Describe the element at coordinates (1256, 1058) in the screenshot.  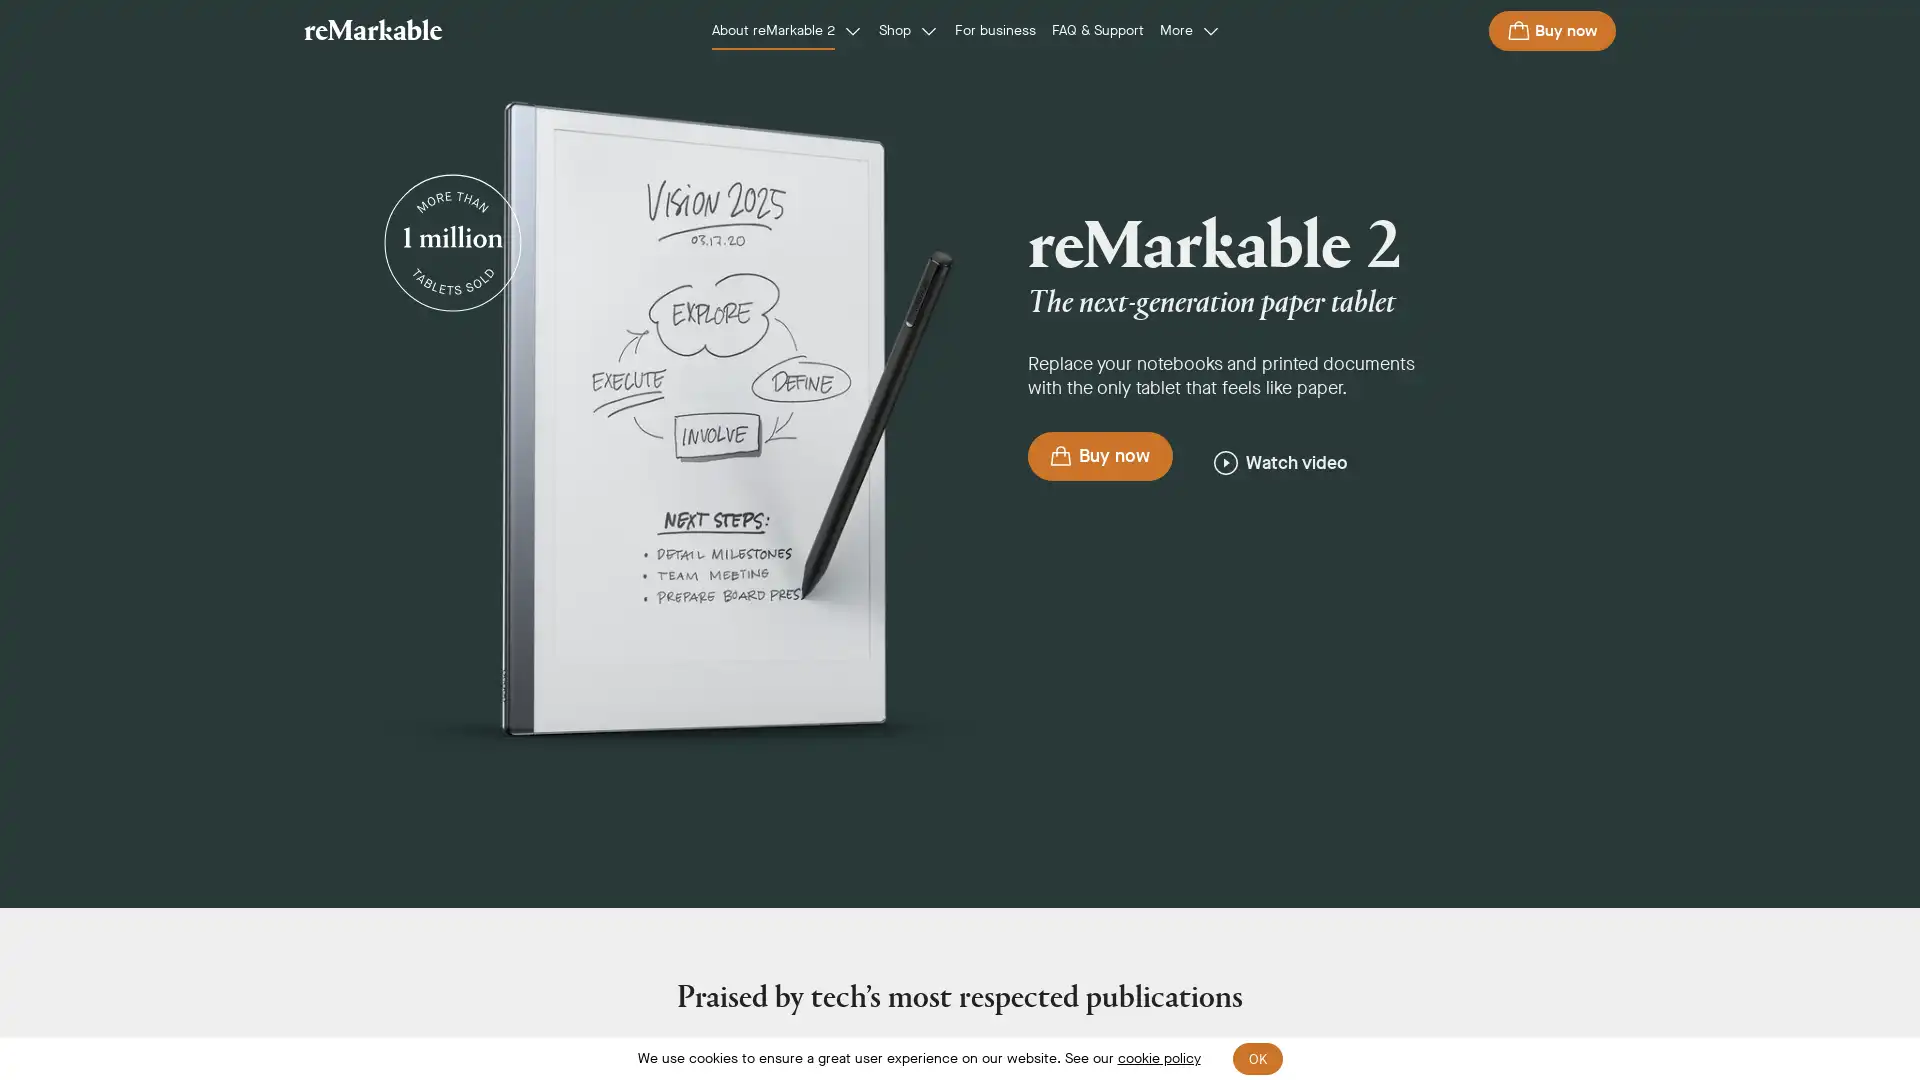
I see `OK` at that location.